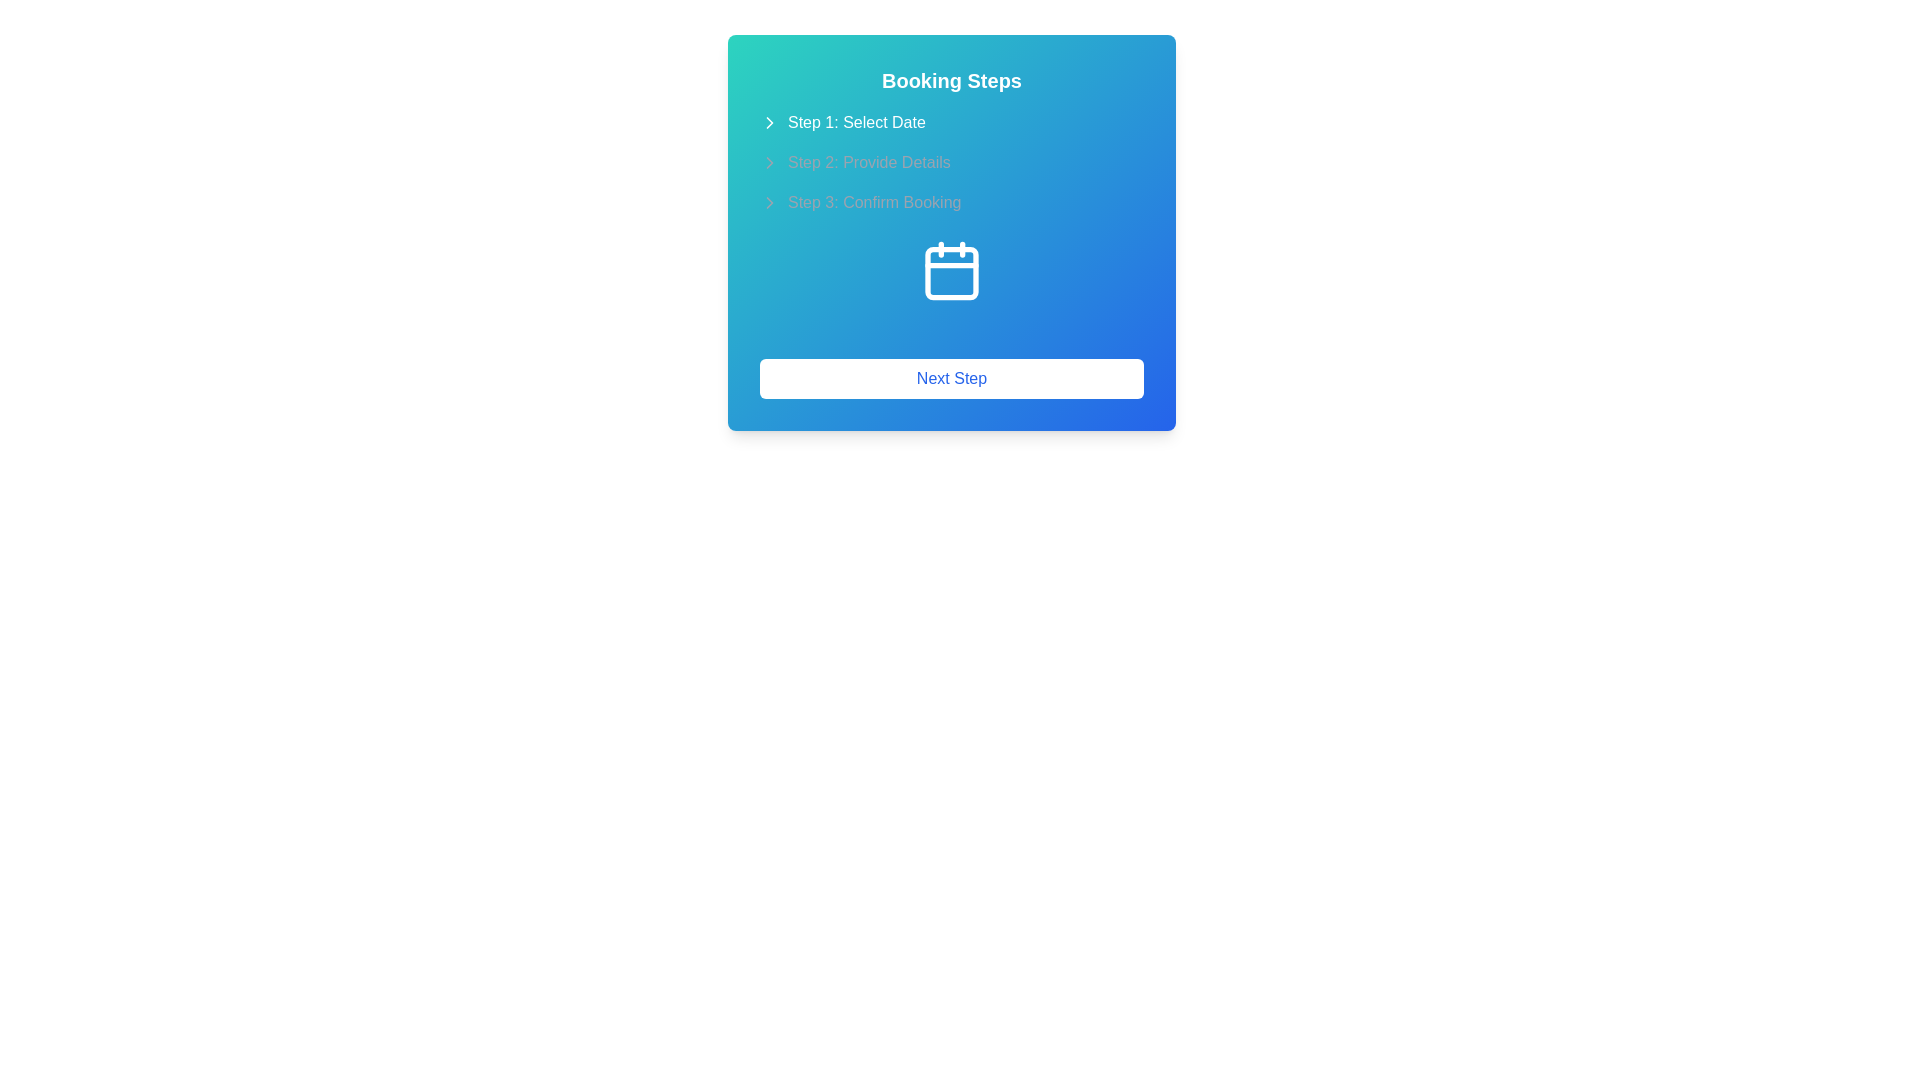 This screenshot has height=1080, width=1920. I want to click on the visually-centered calendar icon within the rounded rectangle background of the 'Booking Steps' card, which is styled with a gradient of teal and blue shades, so click(950, 286).